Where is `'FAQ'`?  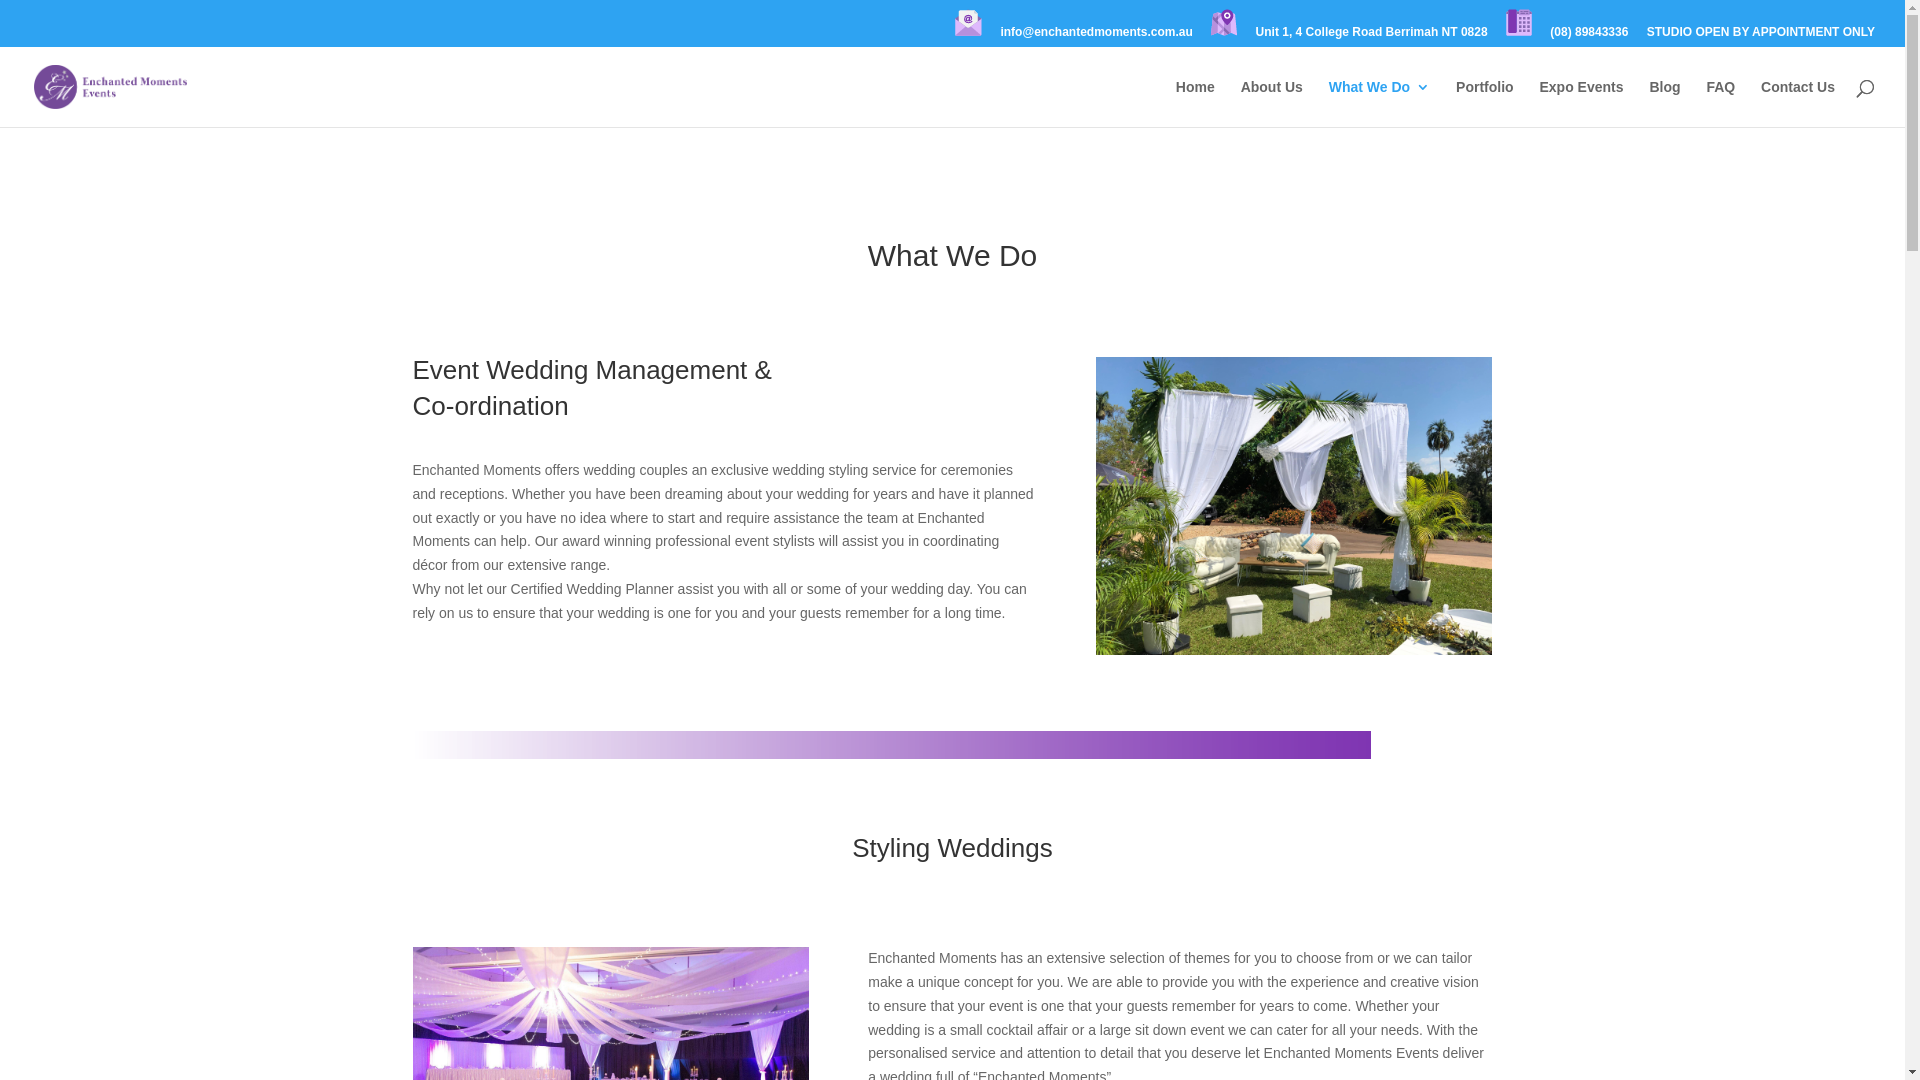
'FAQ' is located at coordinates (1719, 103).